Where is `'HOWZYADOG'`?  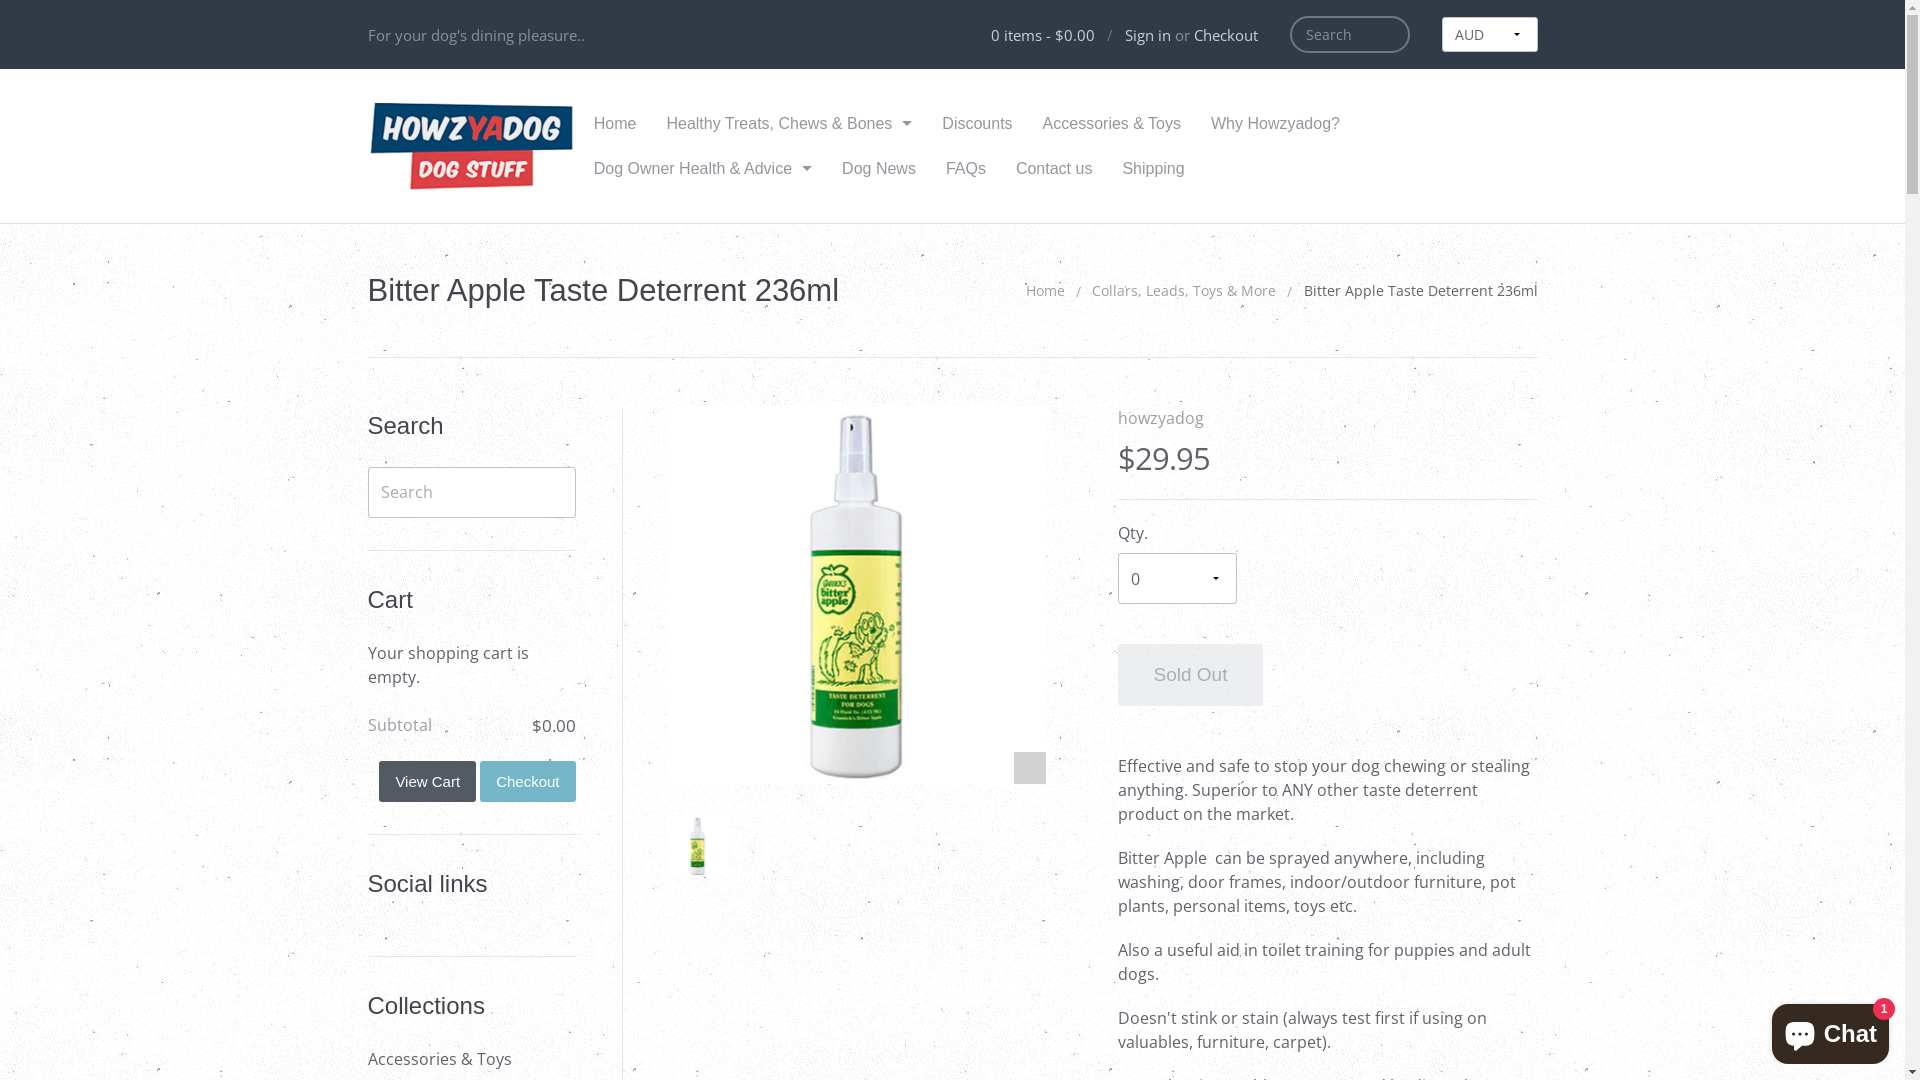 'HOWZYADOG' is located at coordinates (472, 144).